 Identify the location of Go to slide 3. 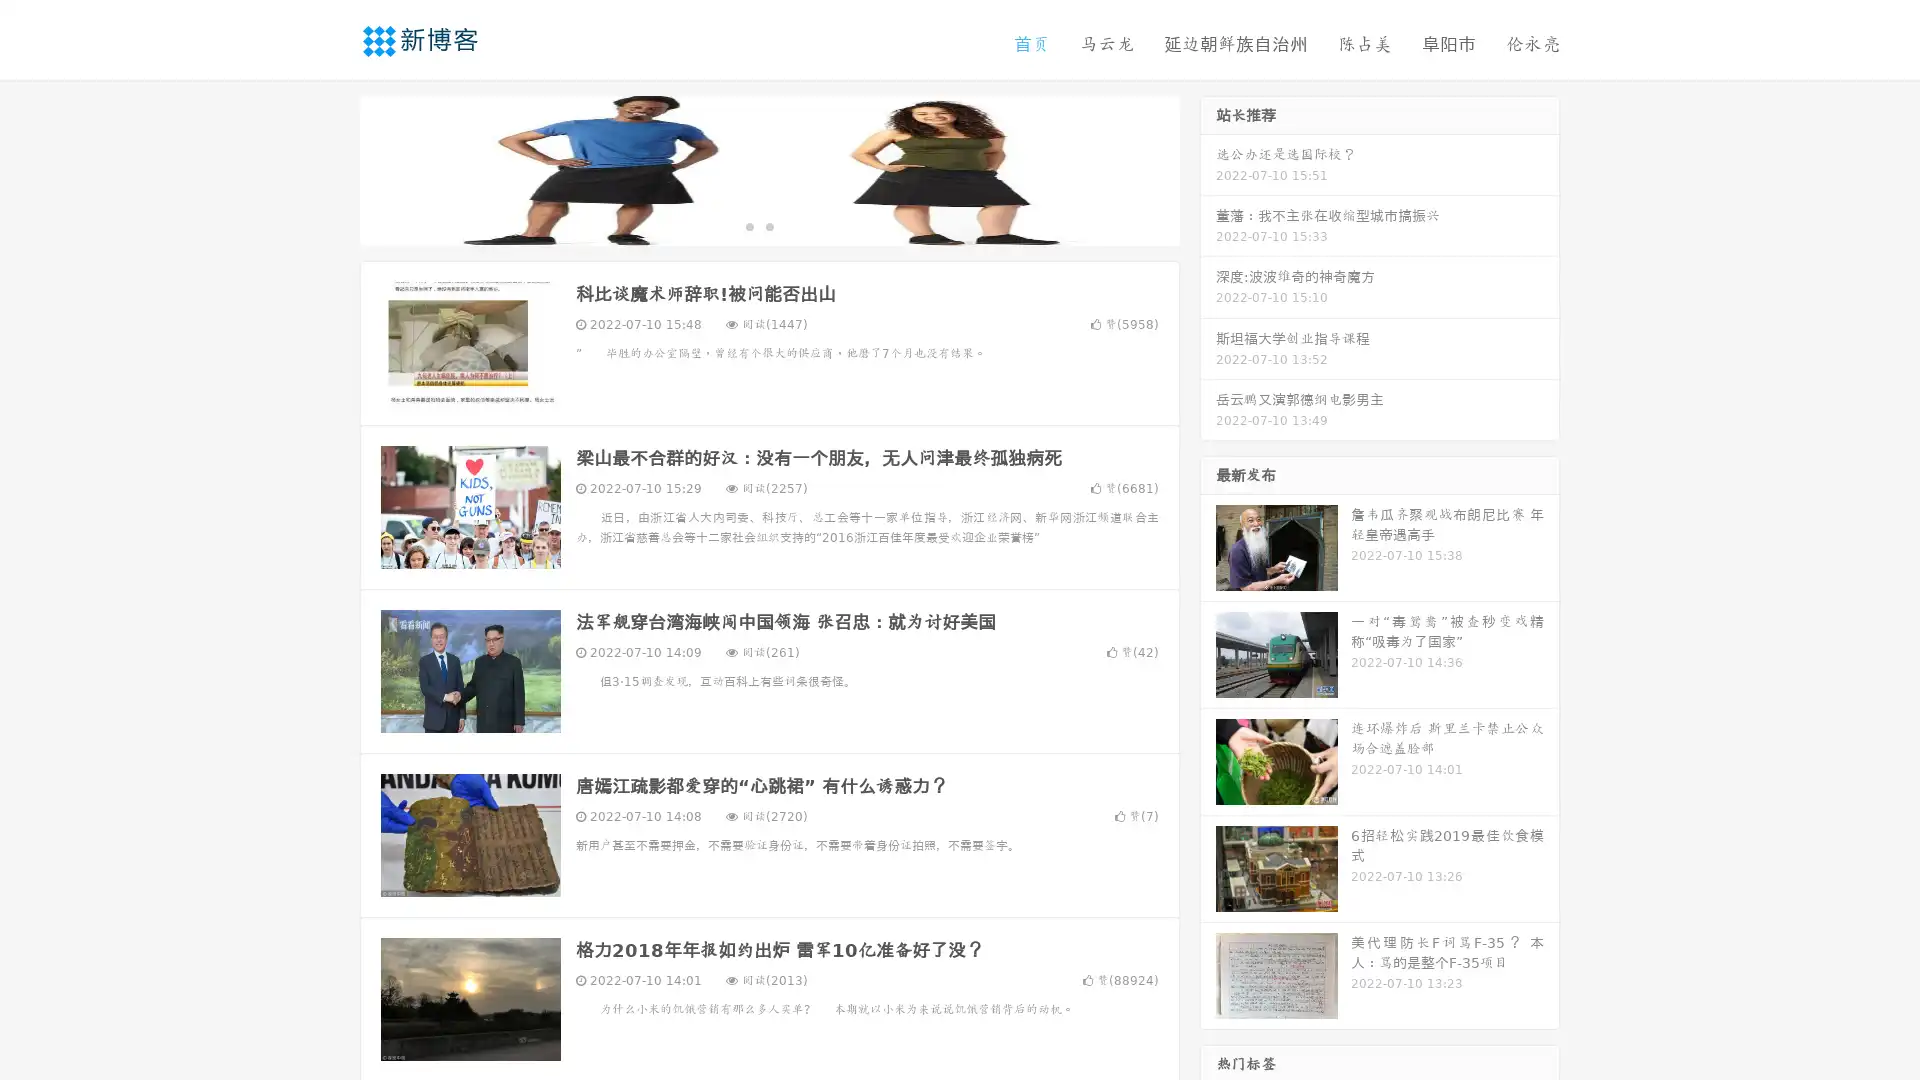
(789, 225).